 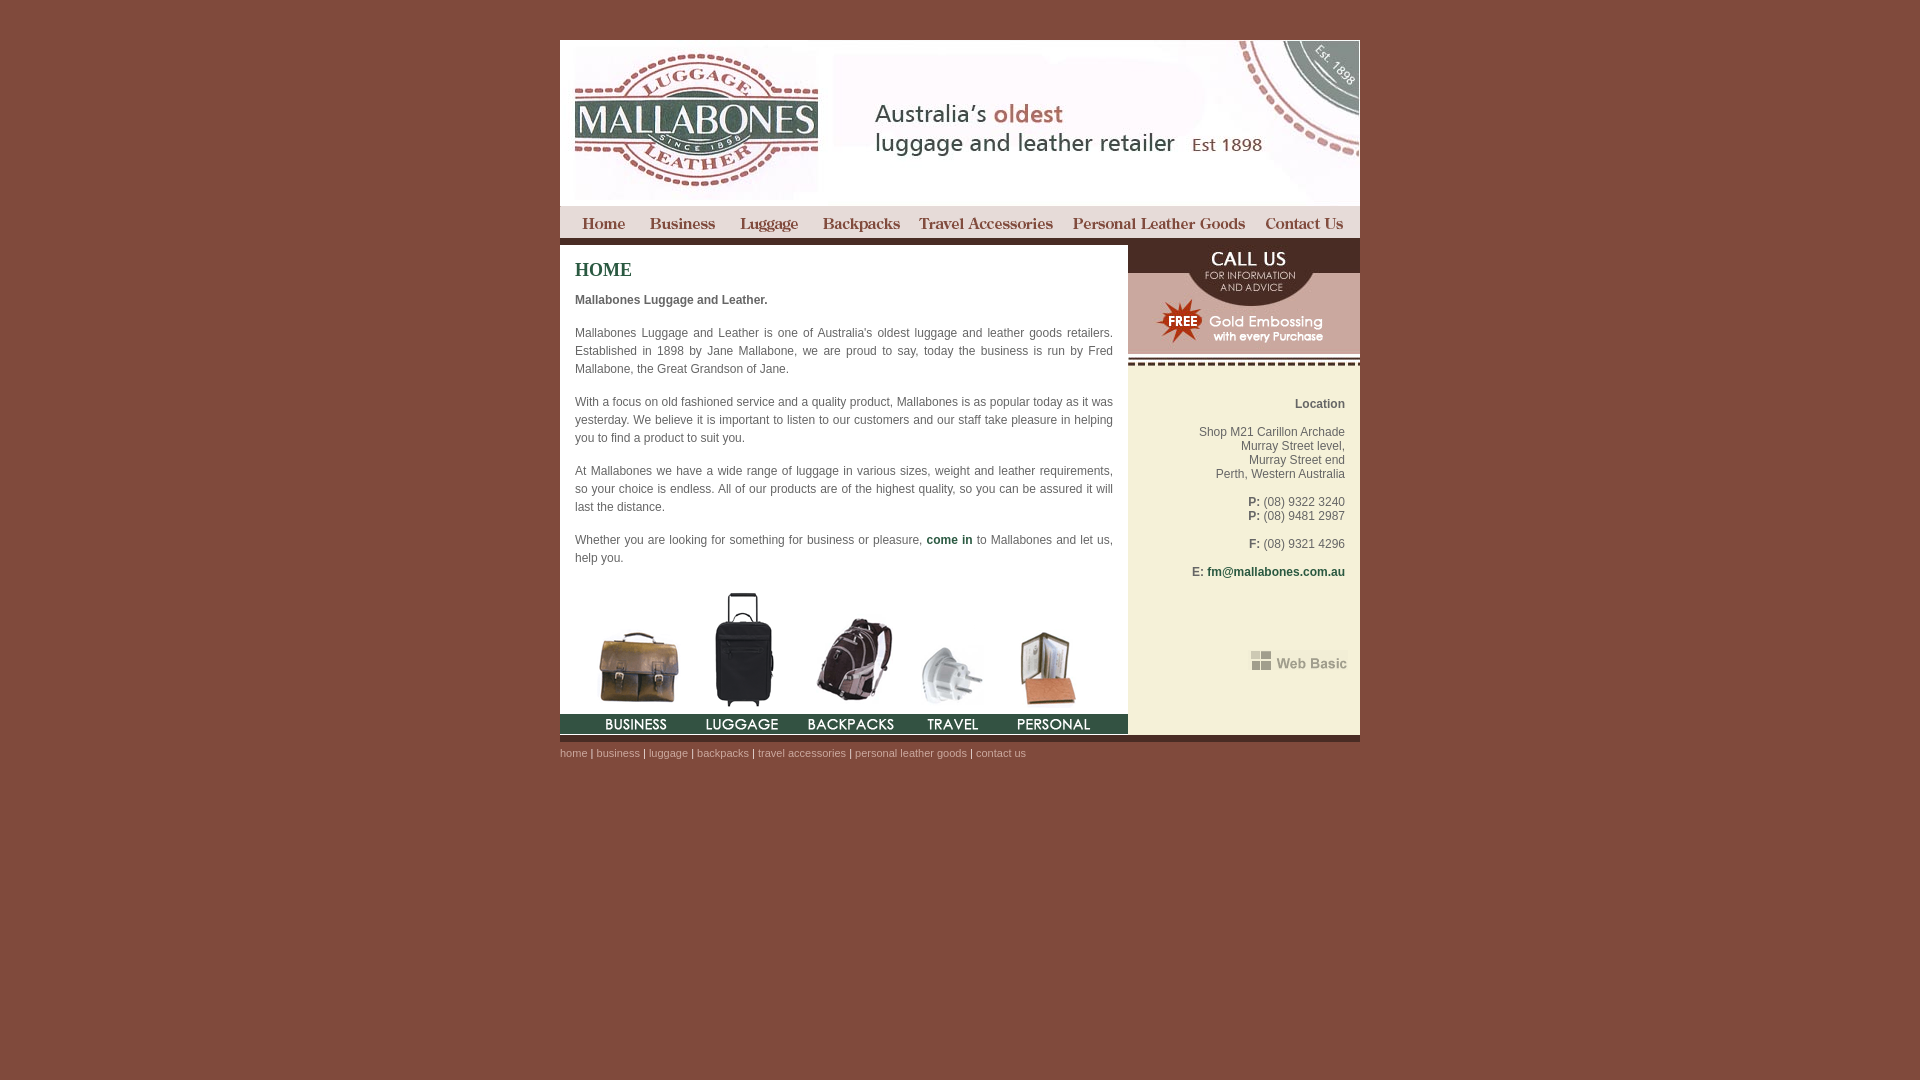 I want to click on 'backpacks', so click(x=722, y=752).